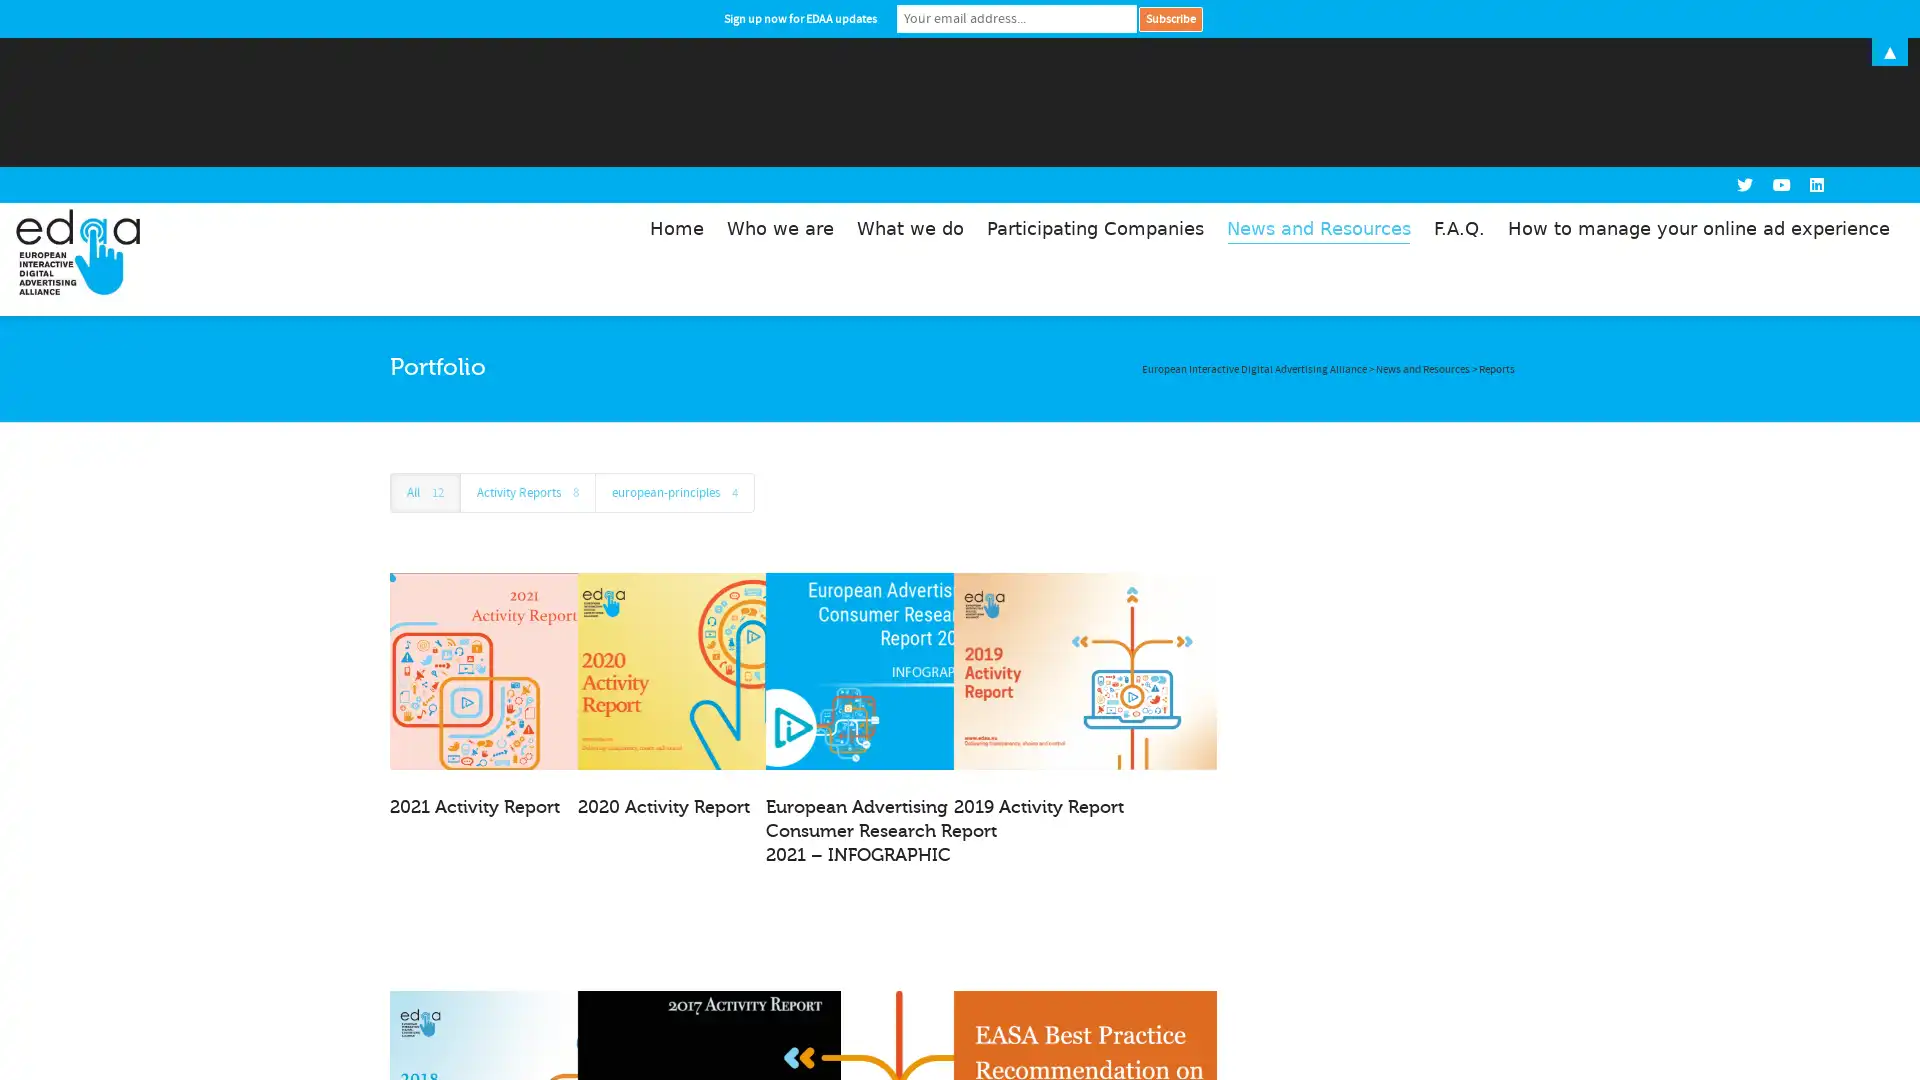 The height and width of the screenshot is (1080, 1920). I want to click on Subscribe, so click(1170, 18).